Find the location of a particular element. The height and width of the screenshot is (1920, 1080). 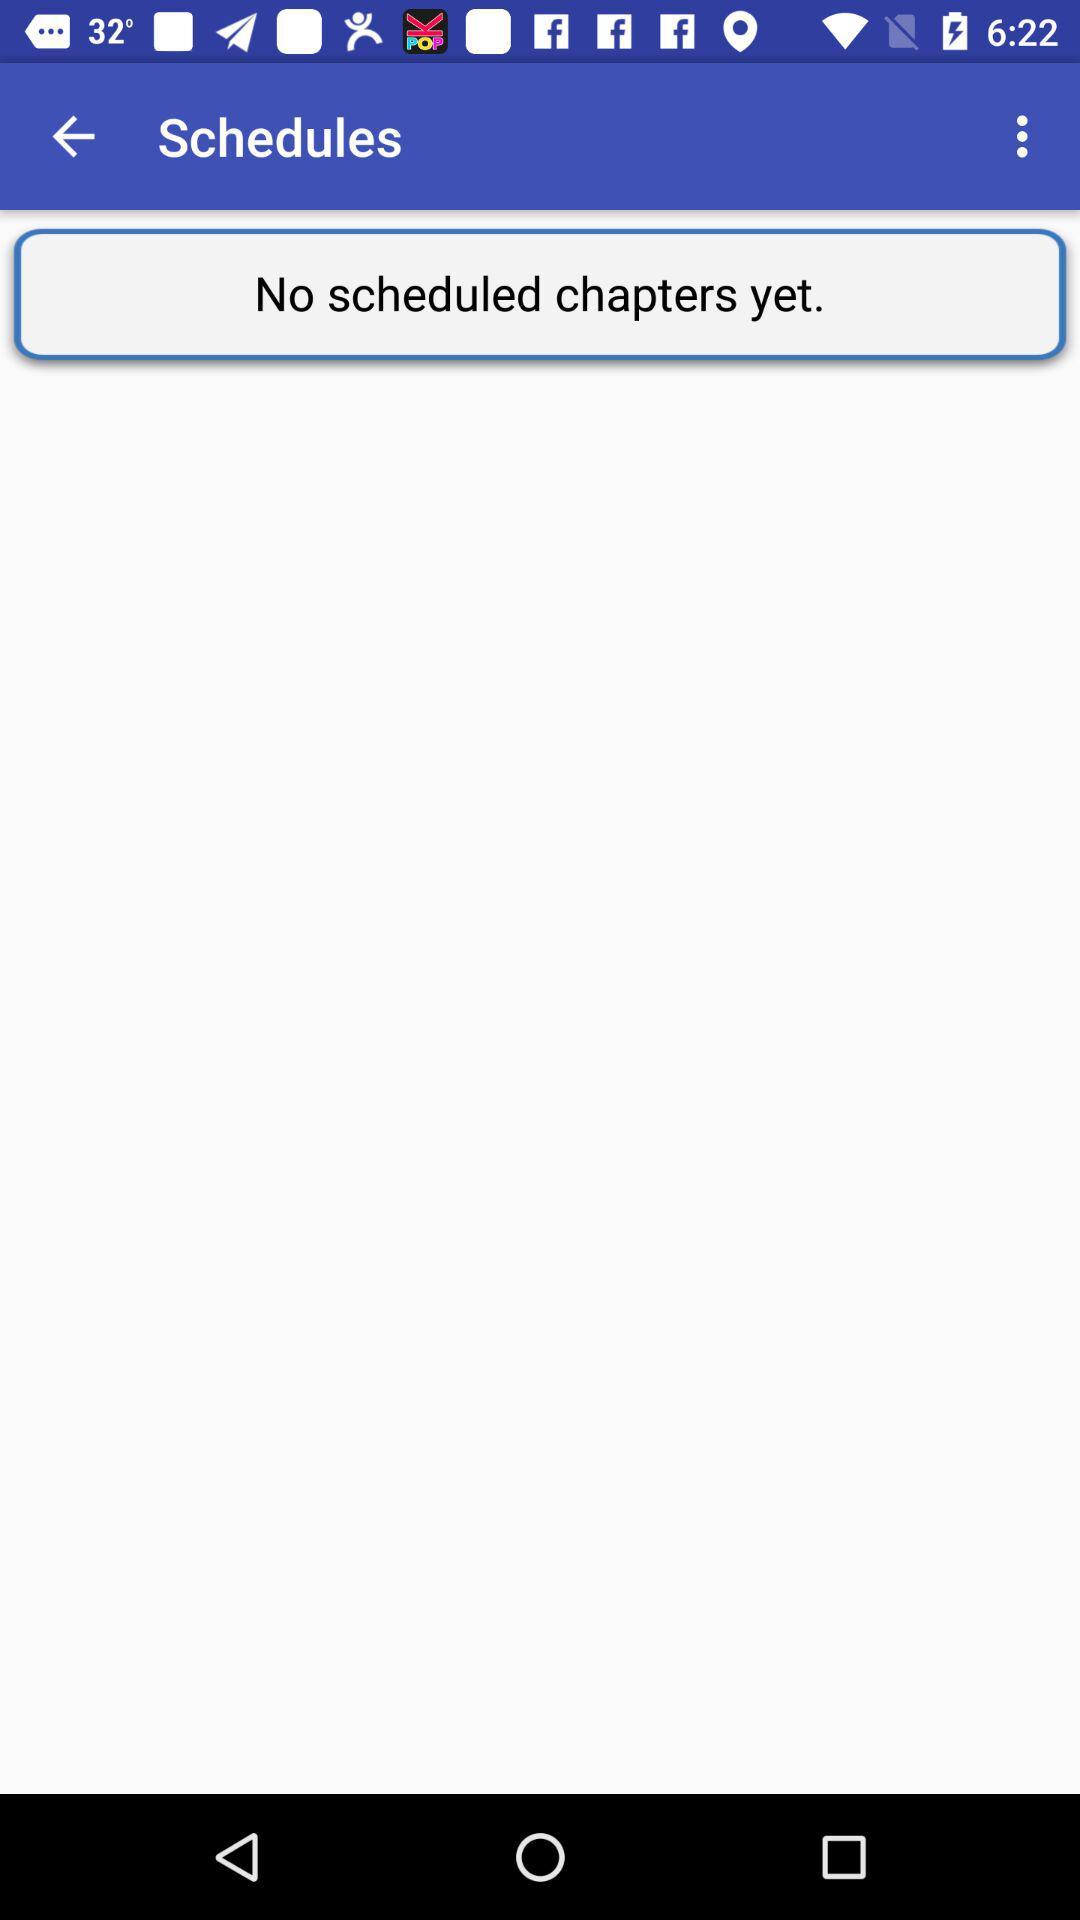

the app to the right of schedules item is located at coordinates (1027, 135).